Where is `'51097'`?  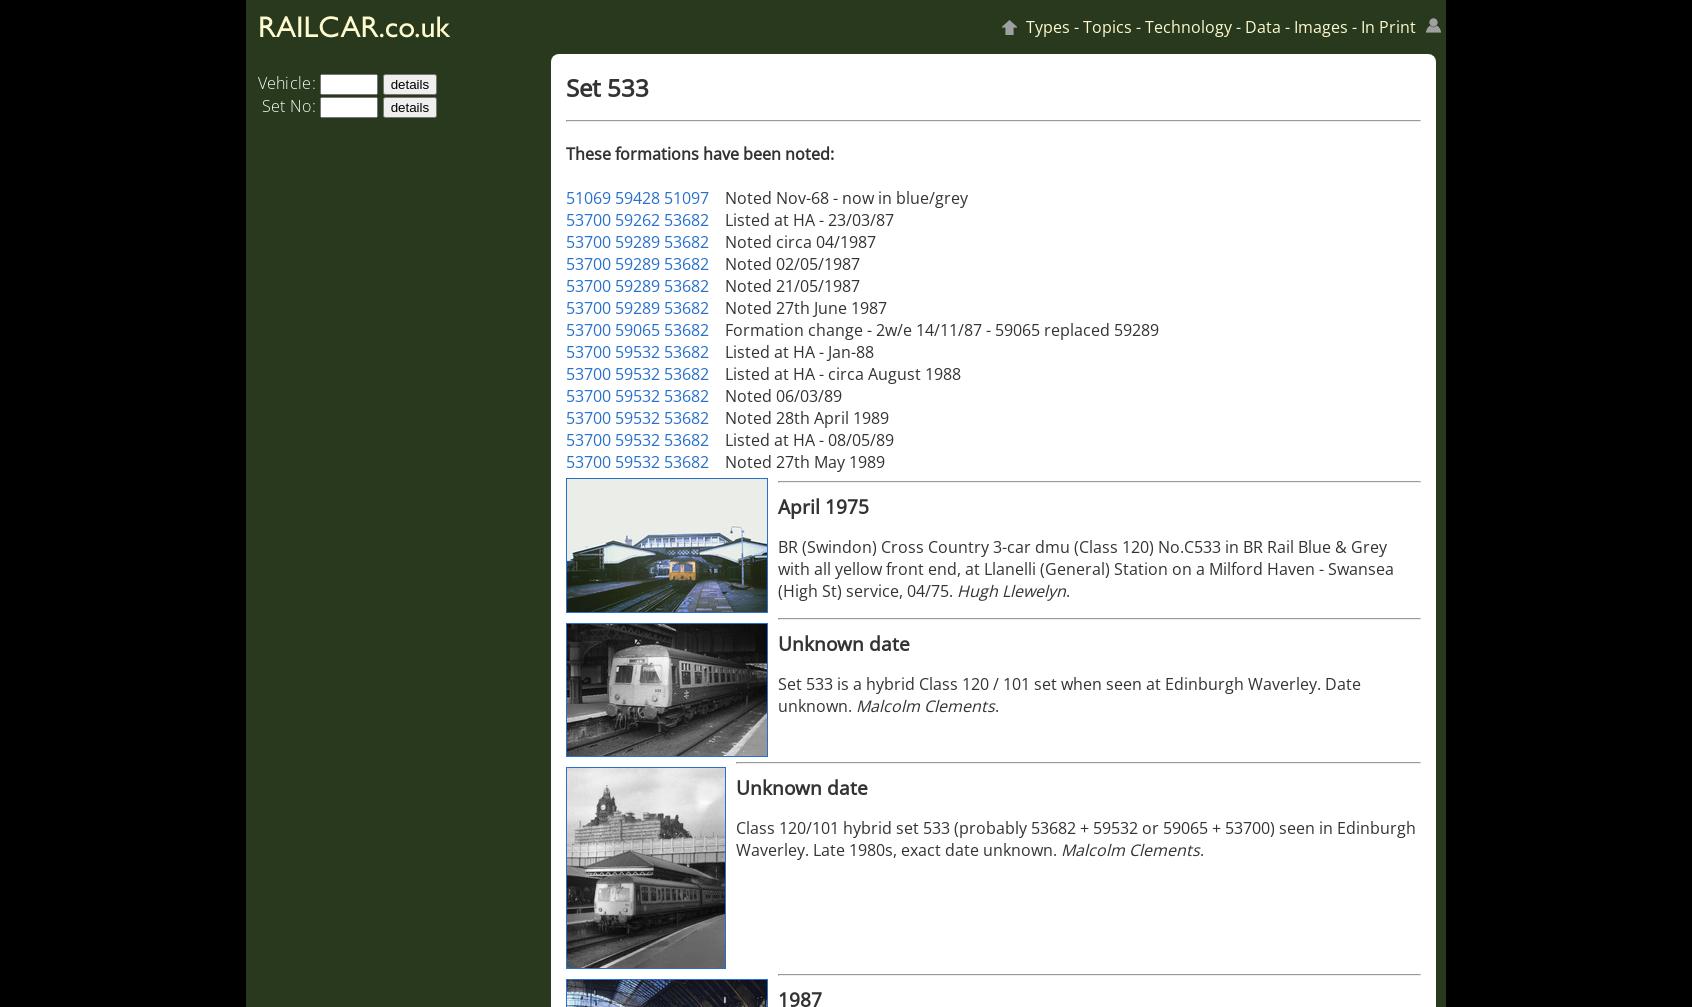
'51097' is located at coordinates (686, 197).